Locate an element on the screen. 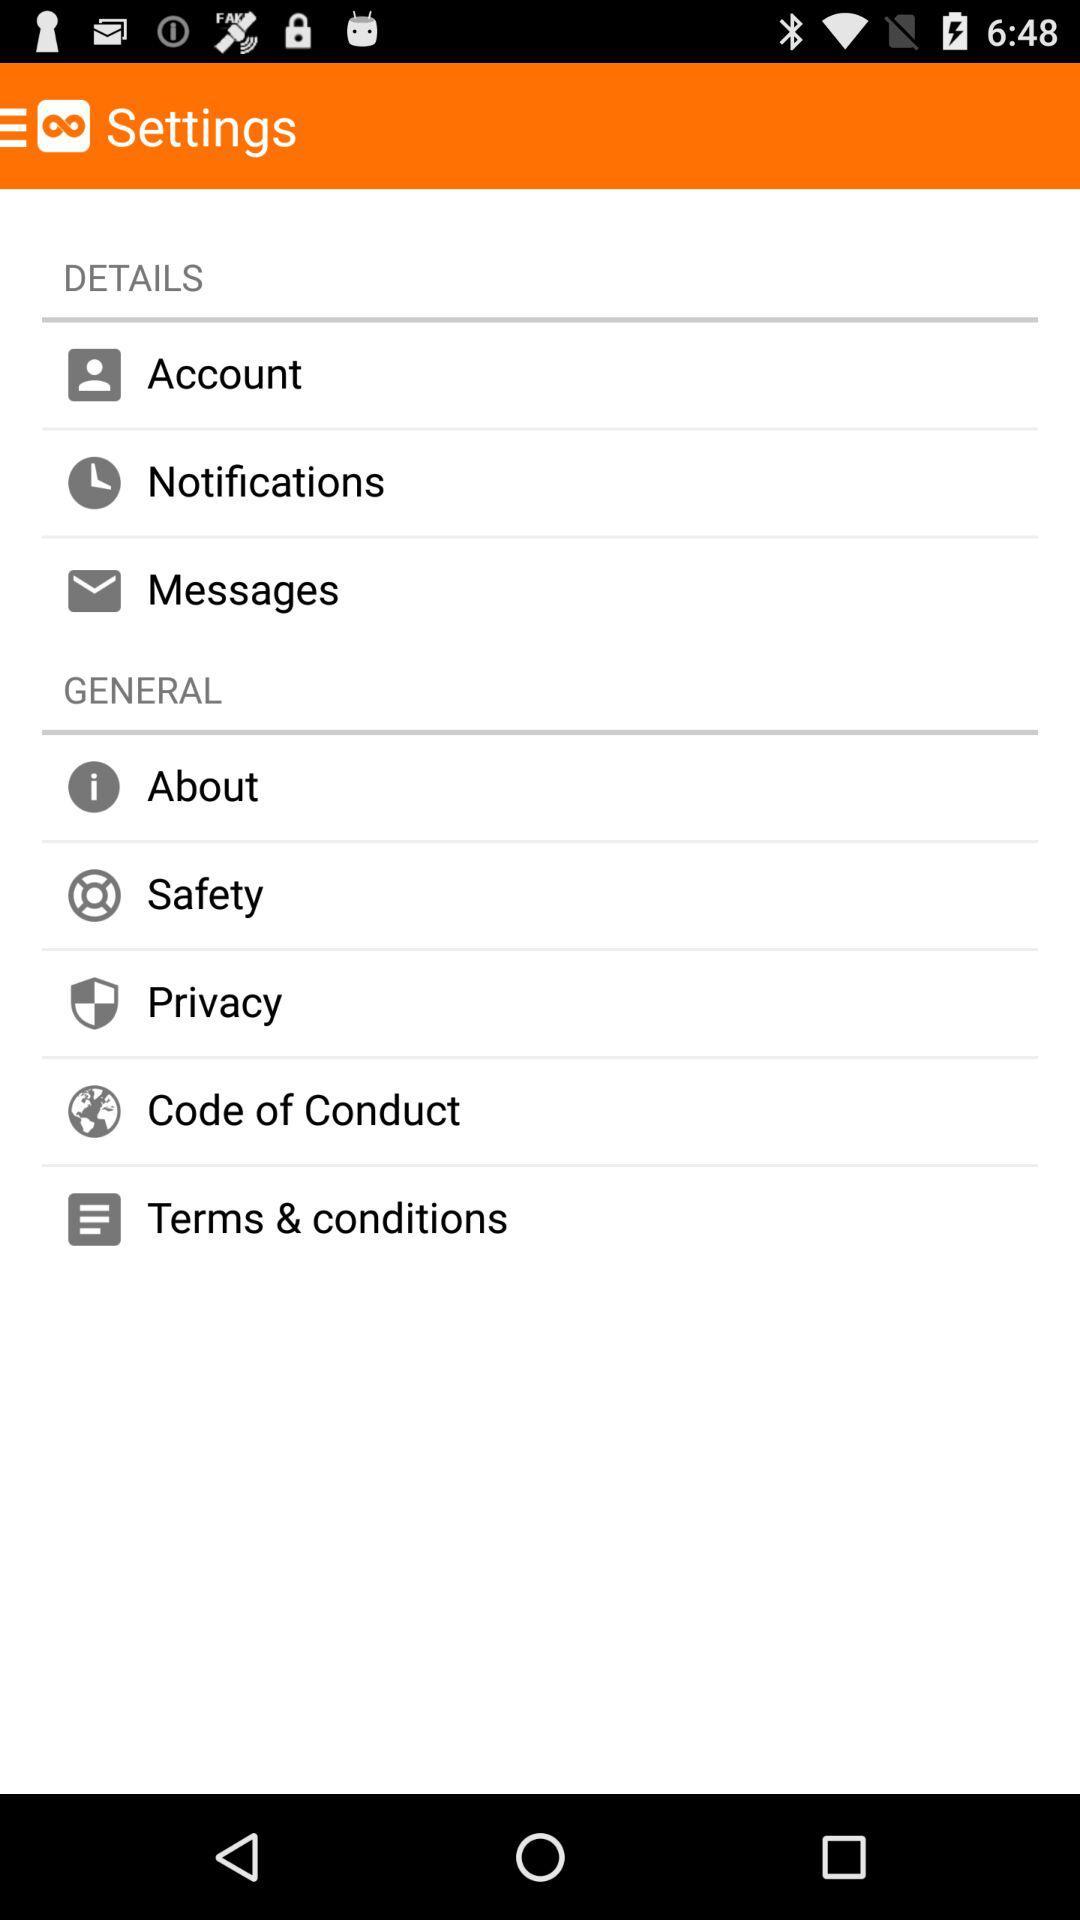 The image size is (1080, 1920). the notifications is located at coordinates (540, 483).